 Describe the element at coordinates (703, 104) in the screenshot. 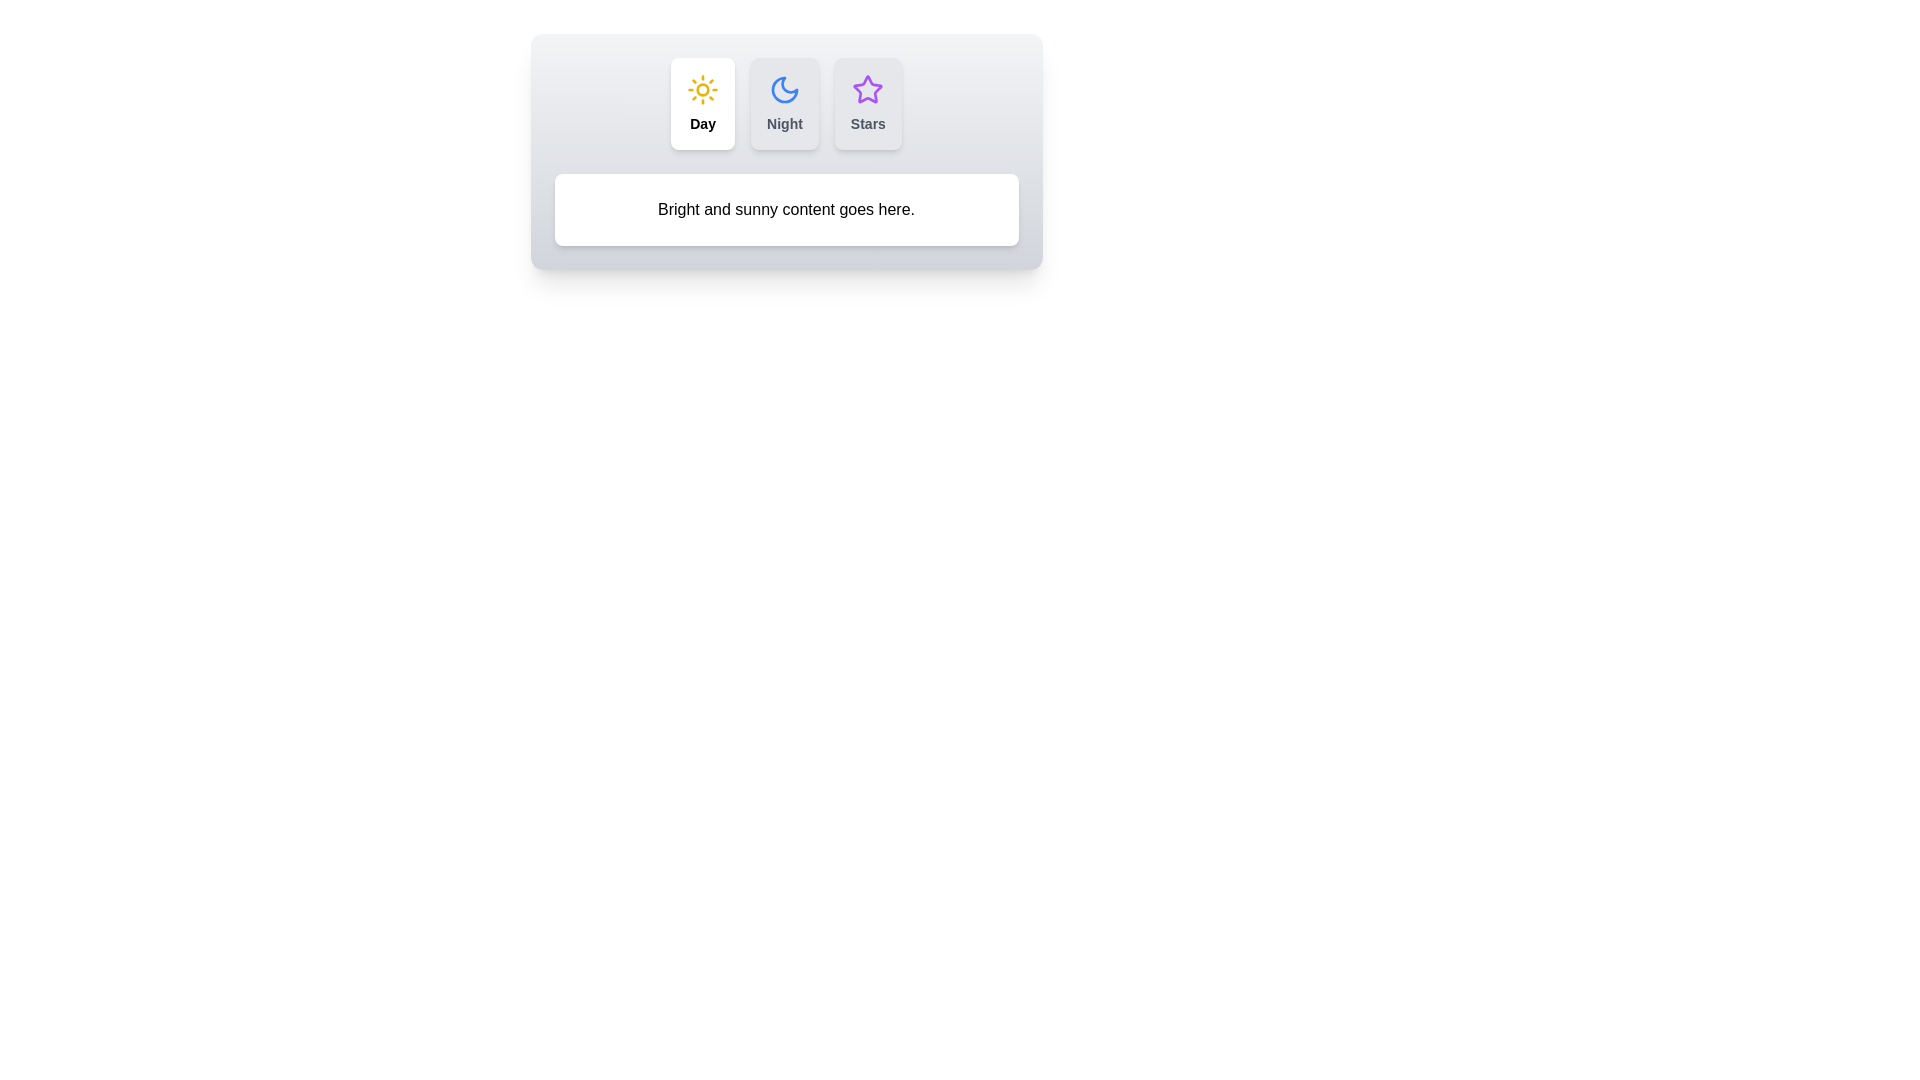

I see `the tab labeled Day to switch its content` at that location.